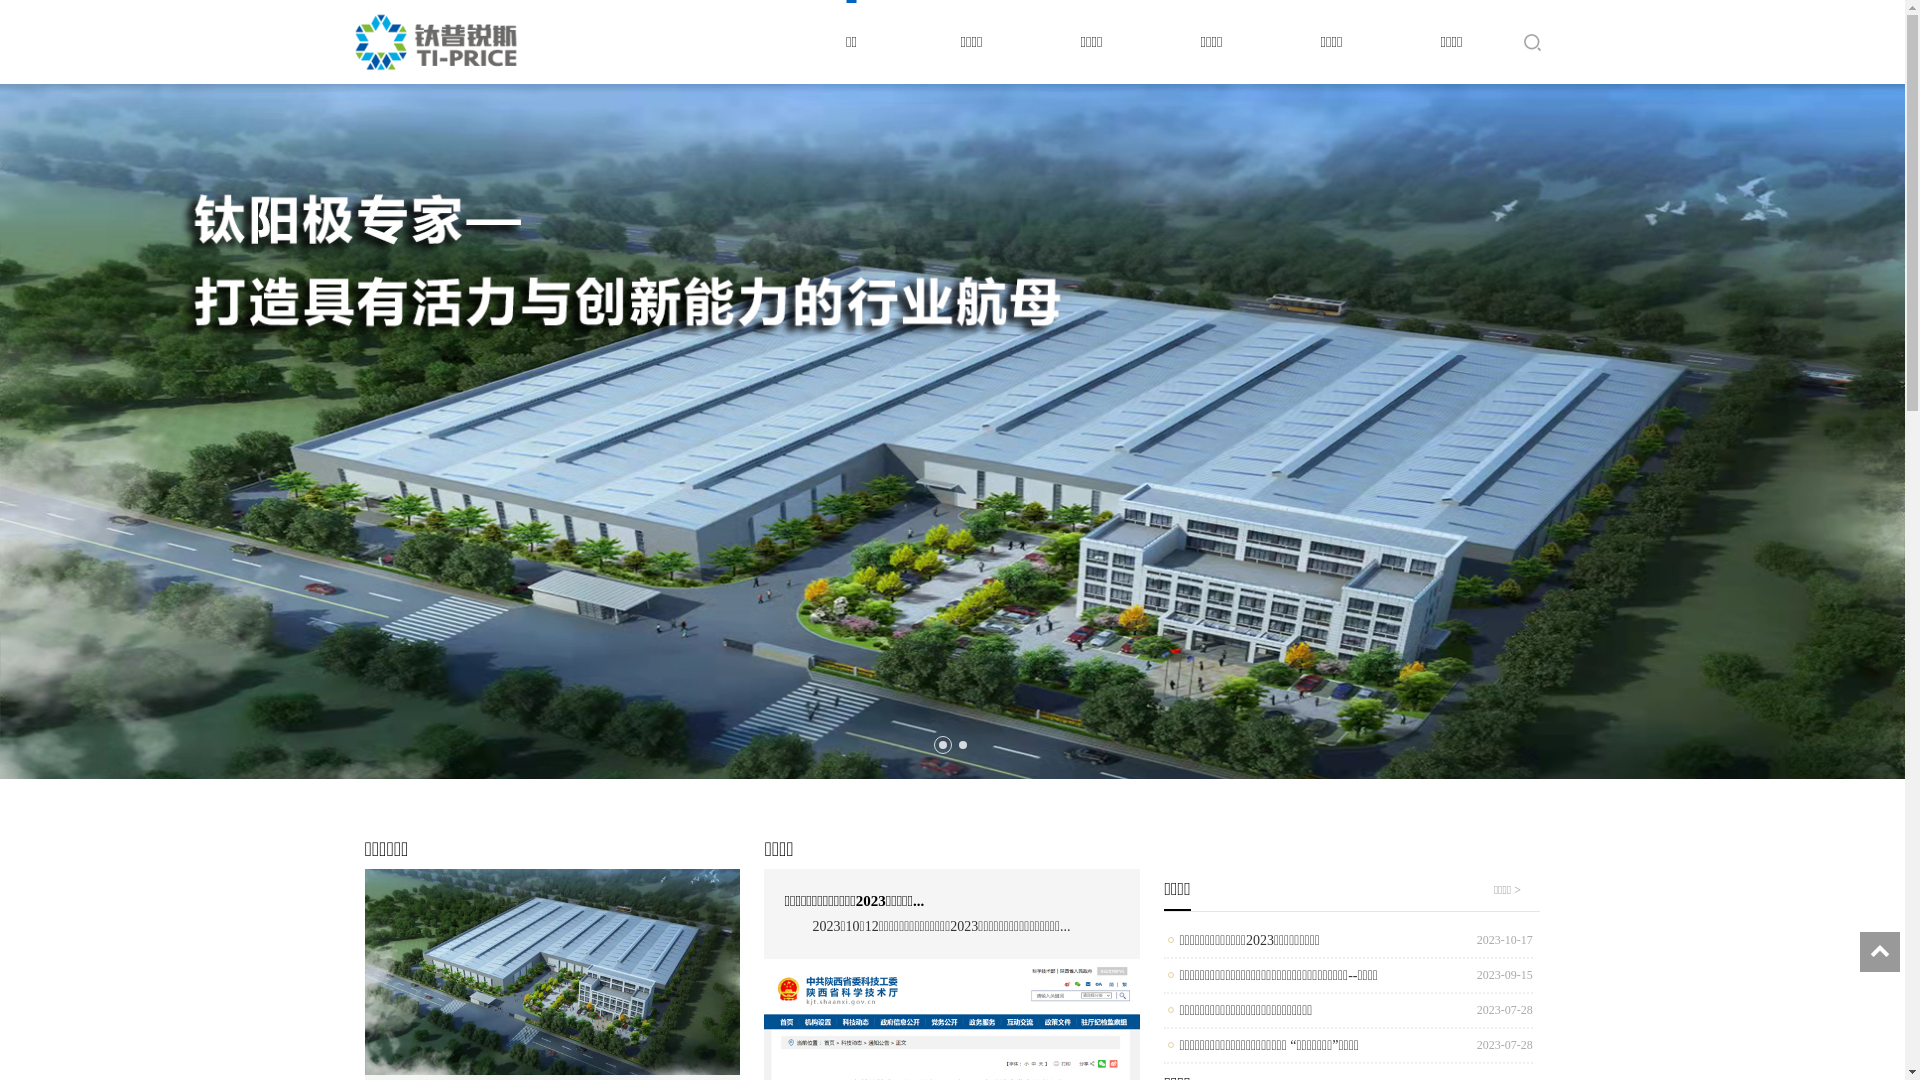  I want to click on '1', so click(940, 744).